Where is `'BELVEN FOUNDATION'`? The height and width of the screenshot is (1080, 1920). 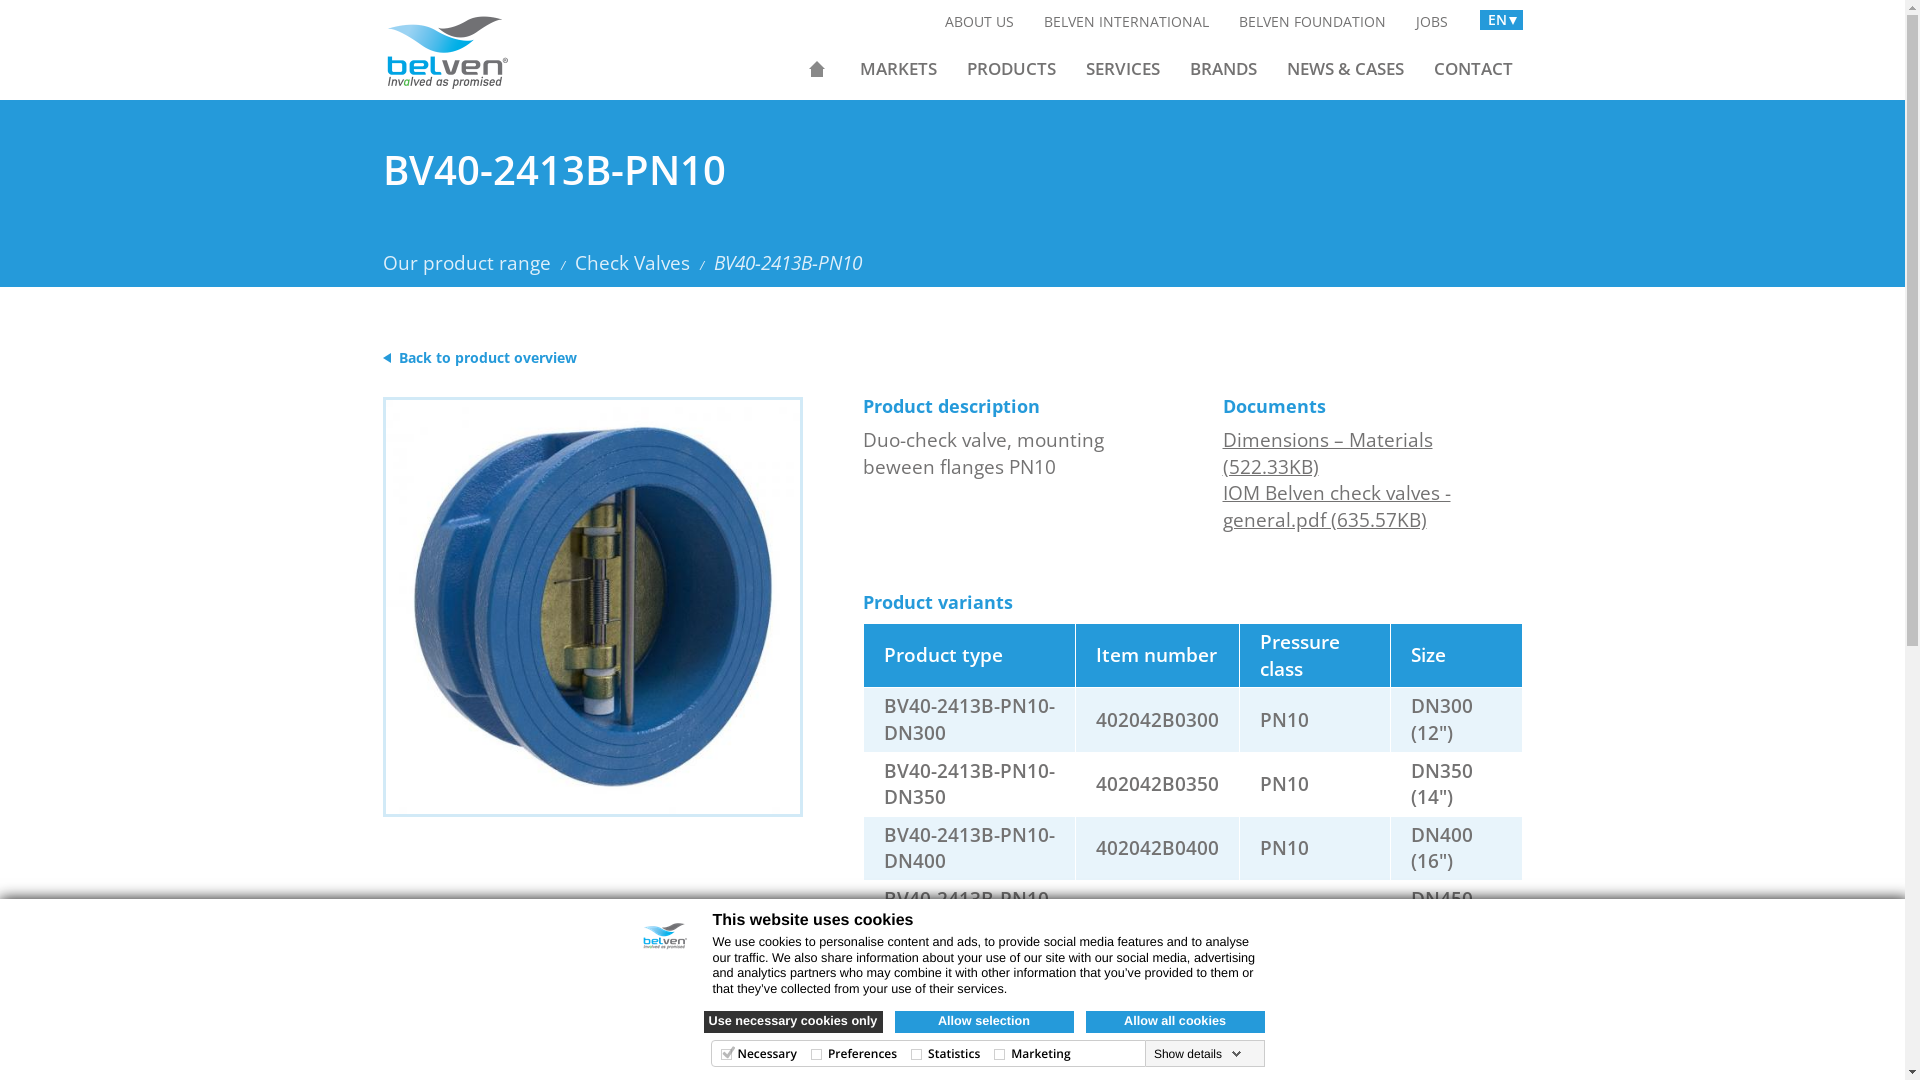 'BELVEN FOUNDATION' is located at coordinates (1312, 22).